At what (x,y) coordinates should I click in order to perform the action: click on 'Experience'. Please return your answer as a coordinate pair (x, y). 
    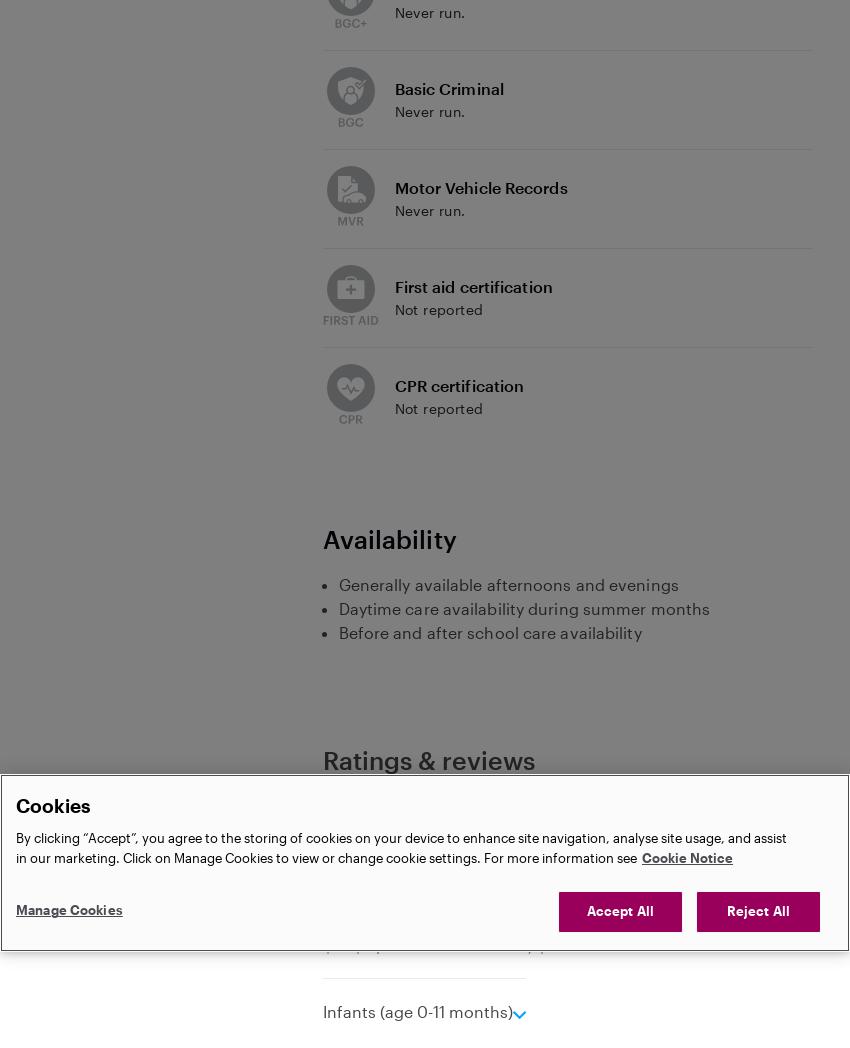
    Looking at the image, I should click on (390, 865).